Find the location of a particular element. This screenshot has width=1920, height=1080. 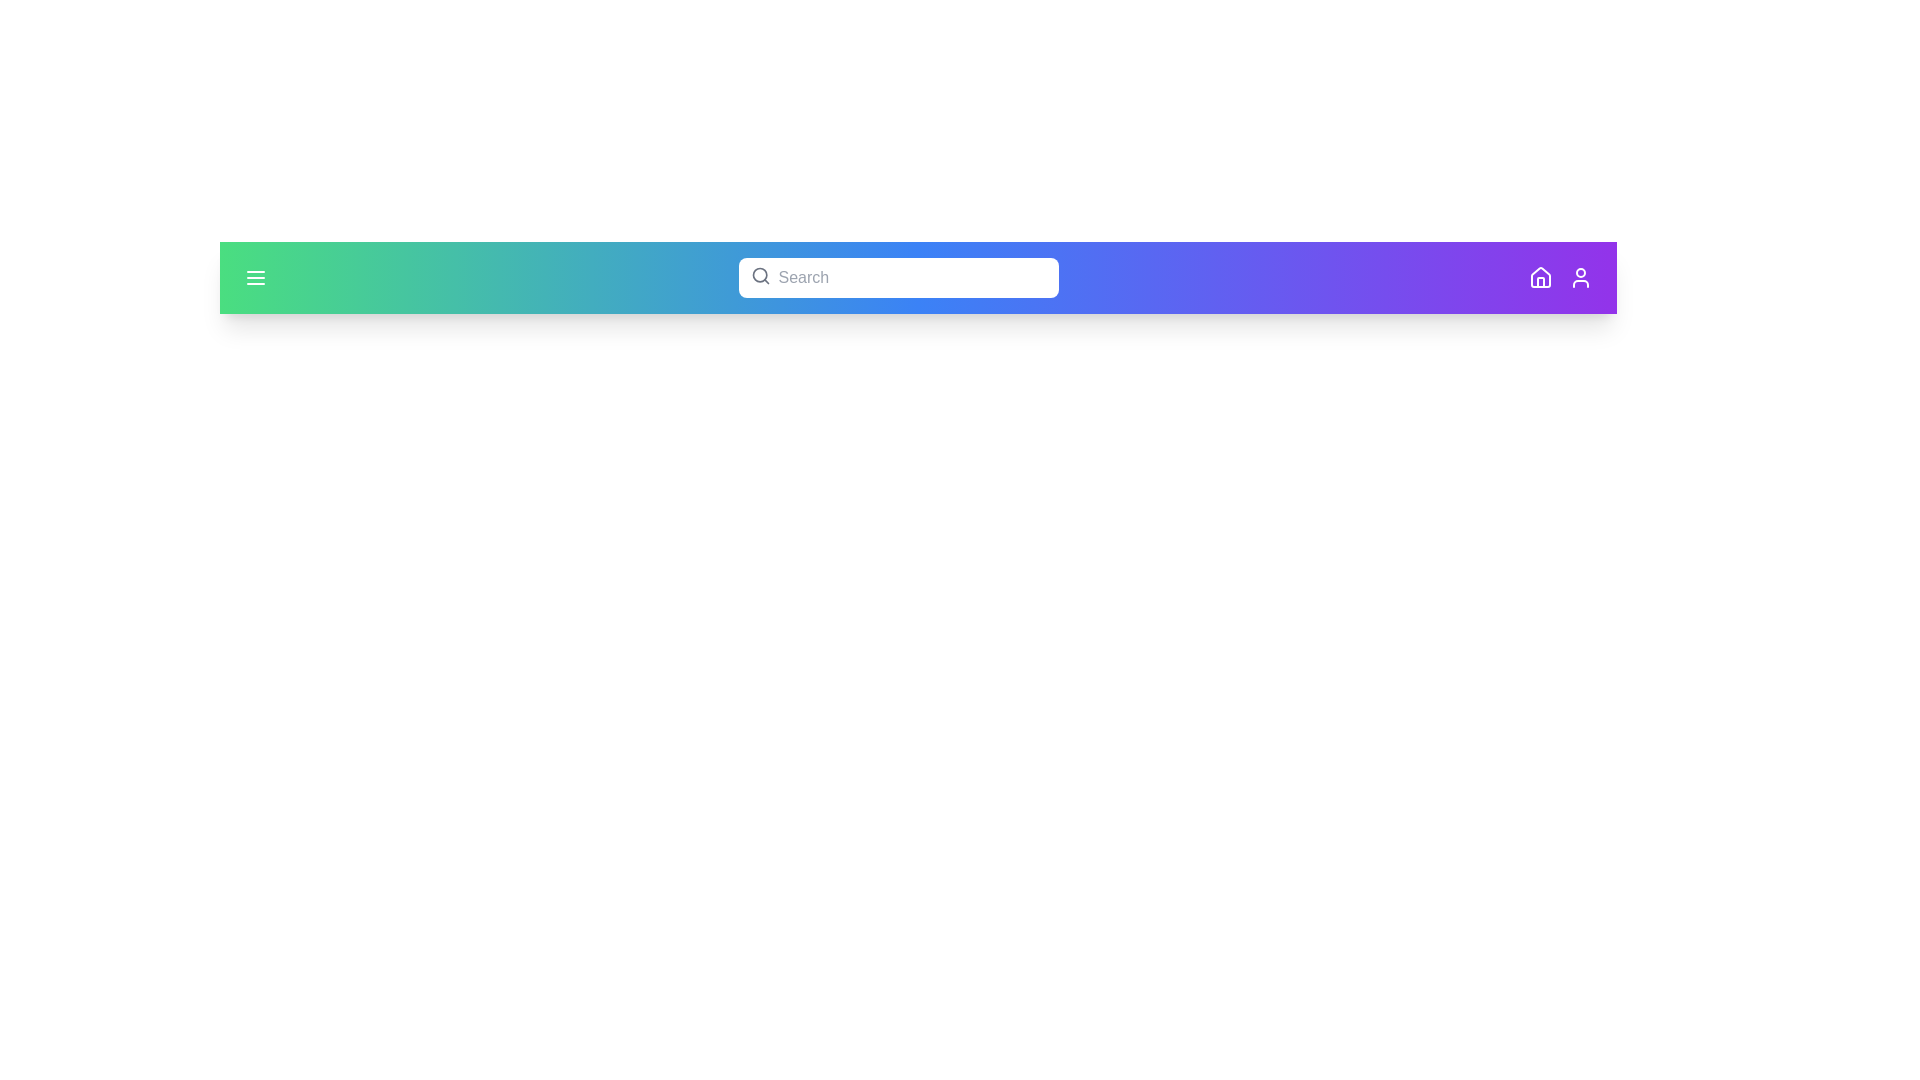

the home icon located on the right side of the app bar is located at coordinates (1539, 277).